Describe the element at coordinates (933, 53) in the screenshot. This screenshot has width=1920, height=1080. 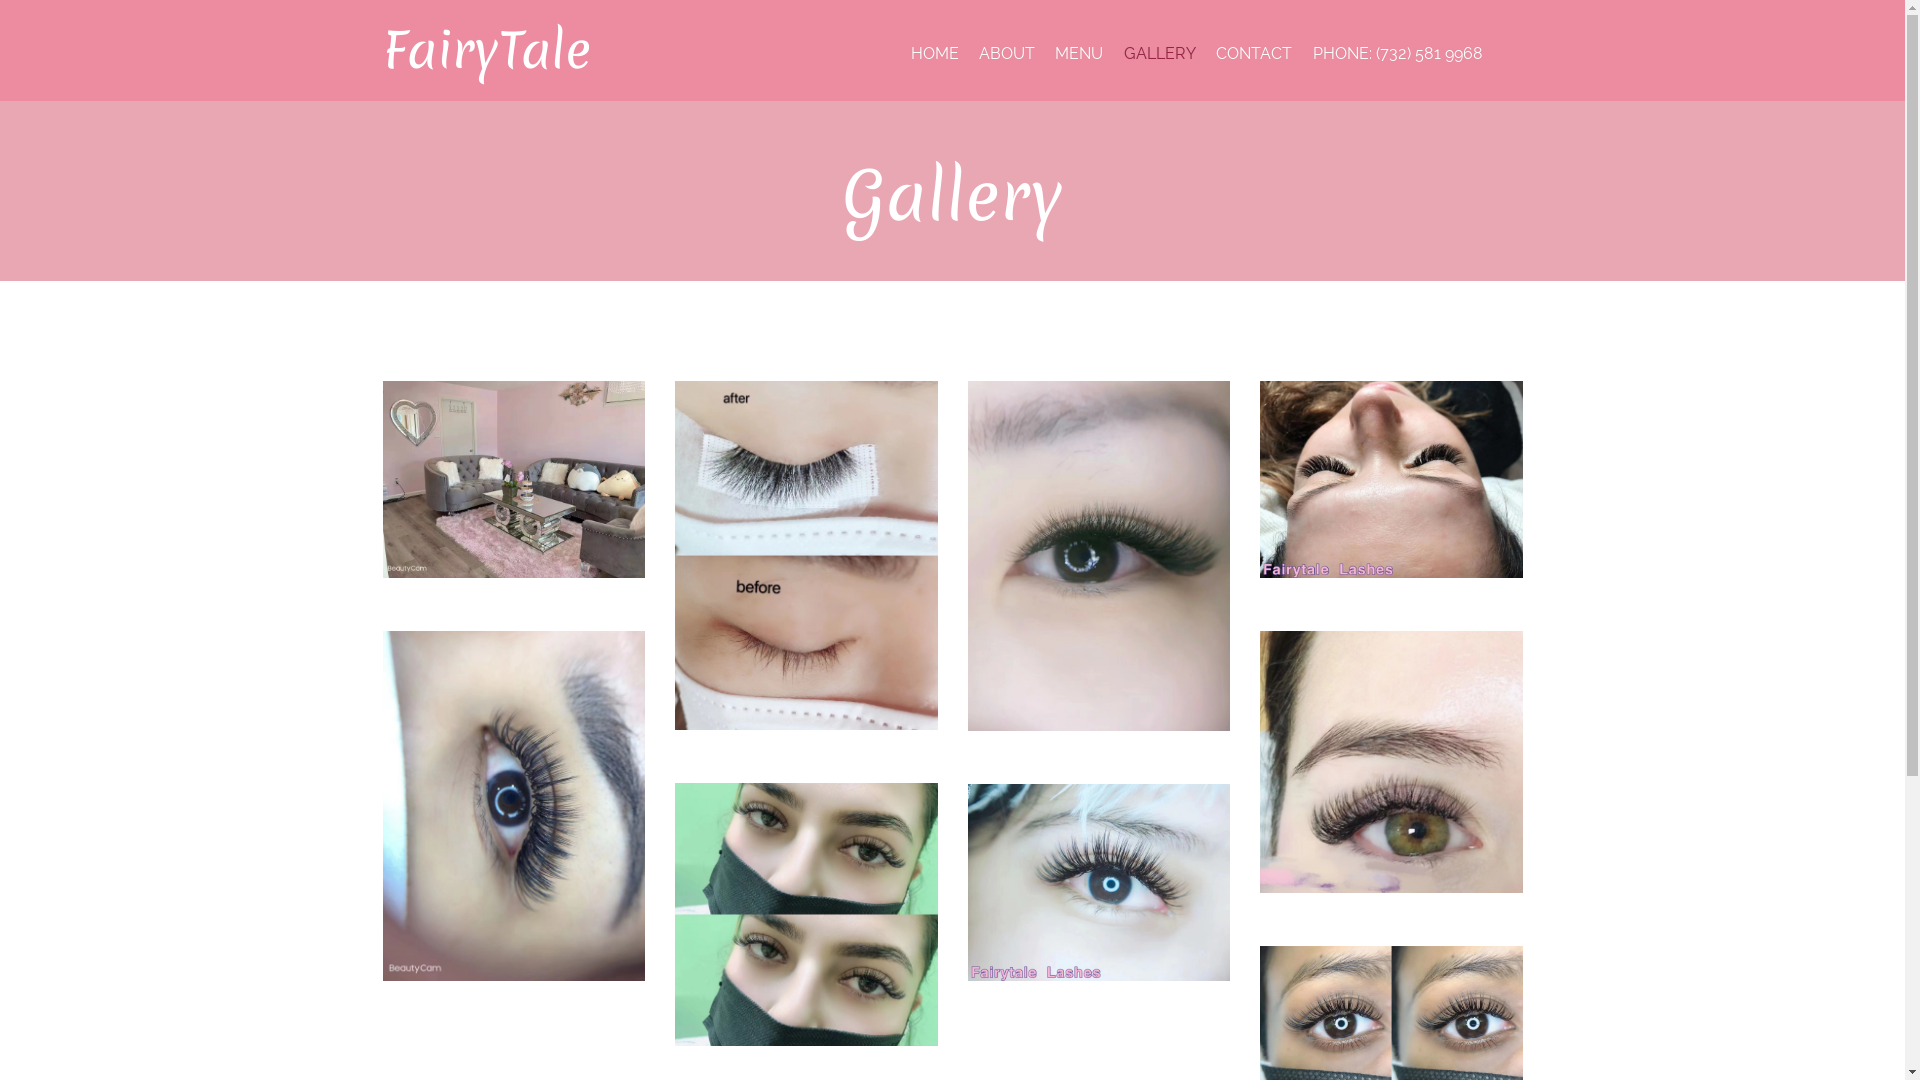
I see `'HOME'` at that location.